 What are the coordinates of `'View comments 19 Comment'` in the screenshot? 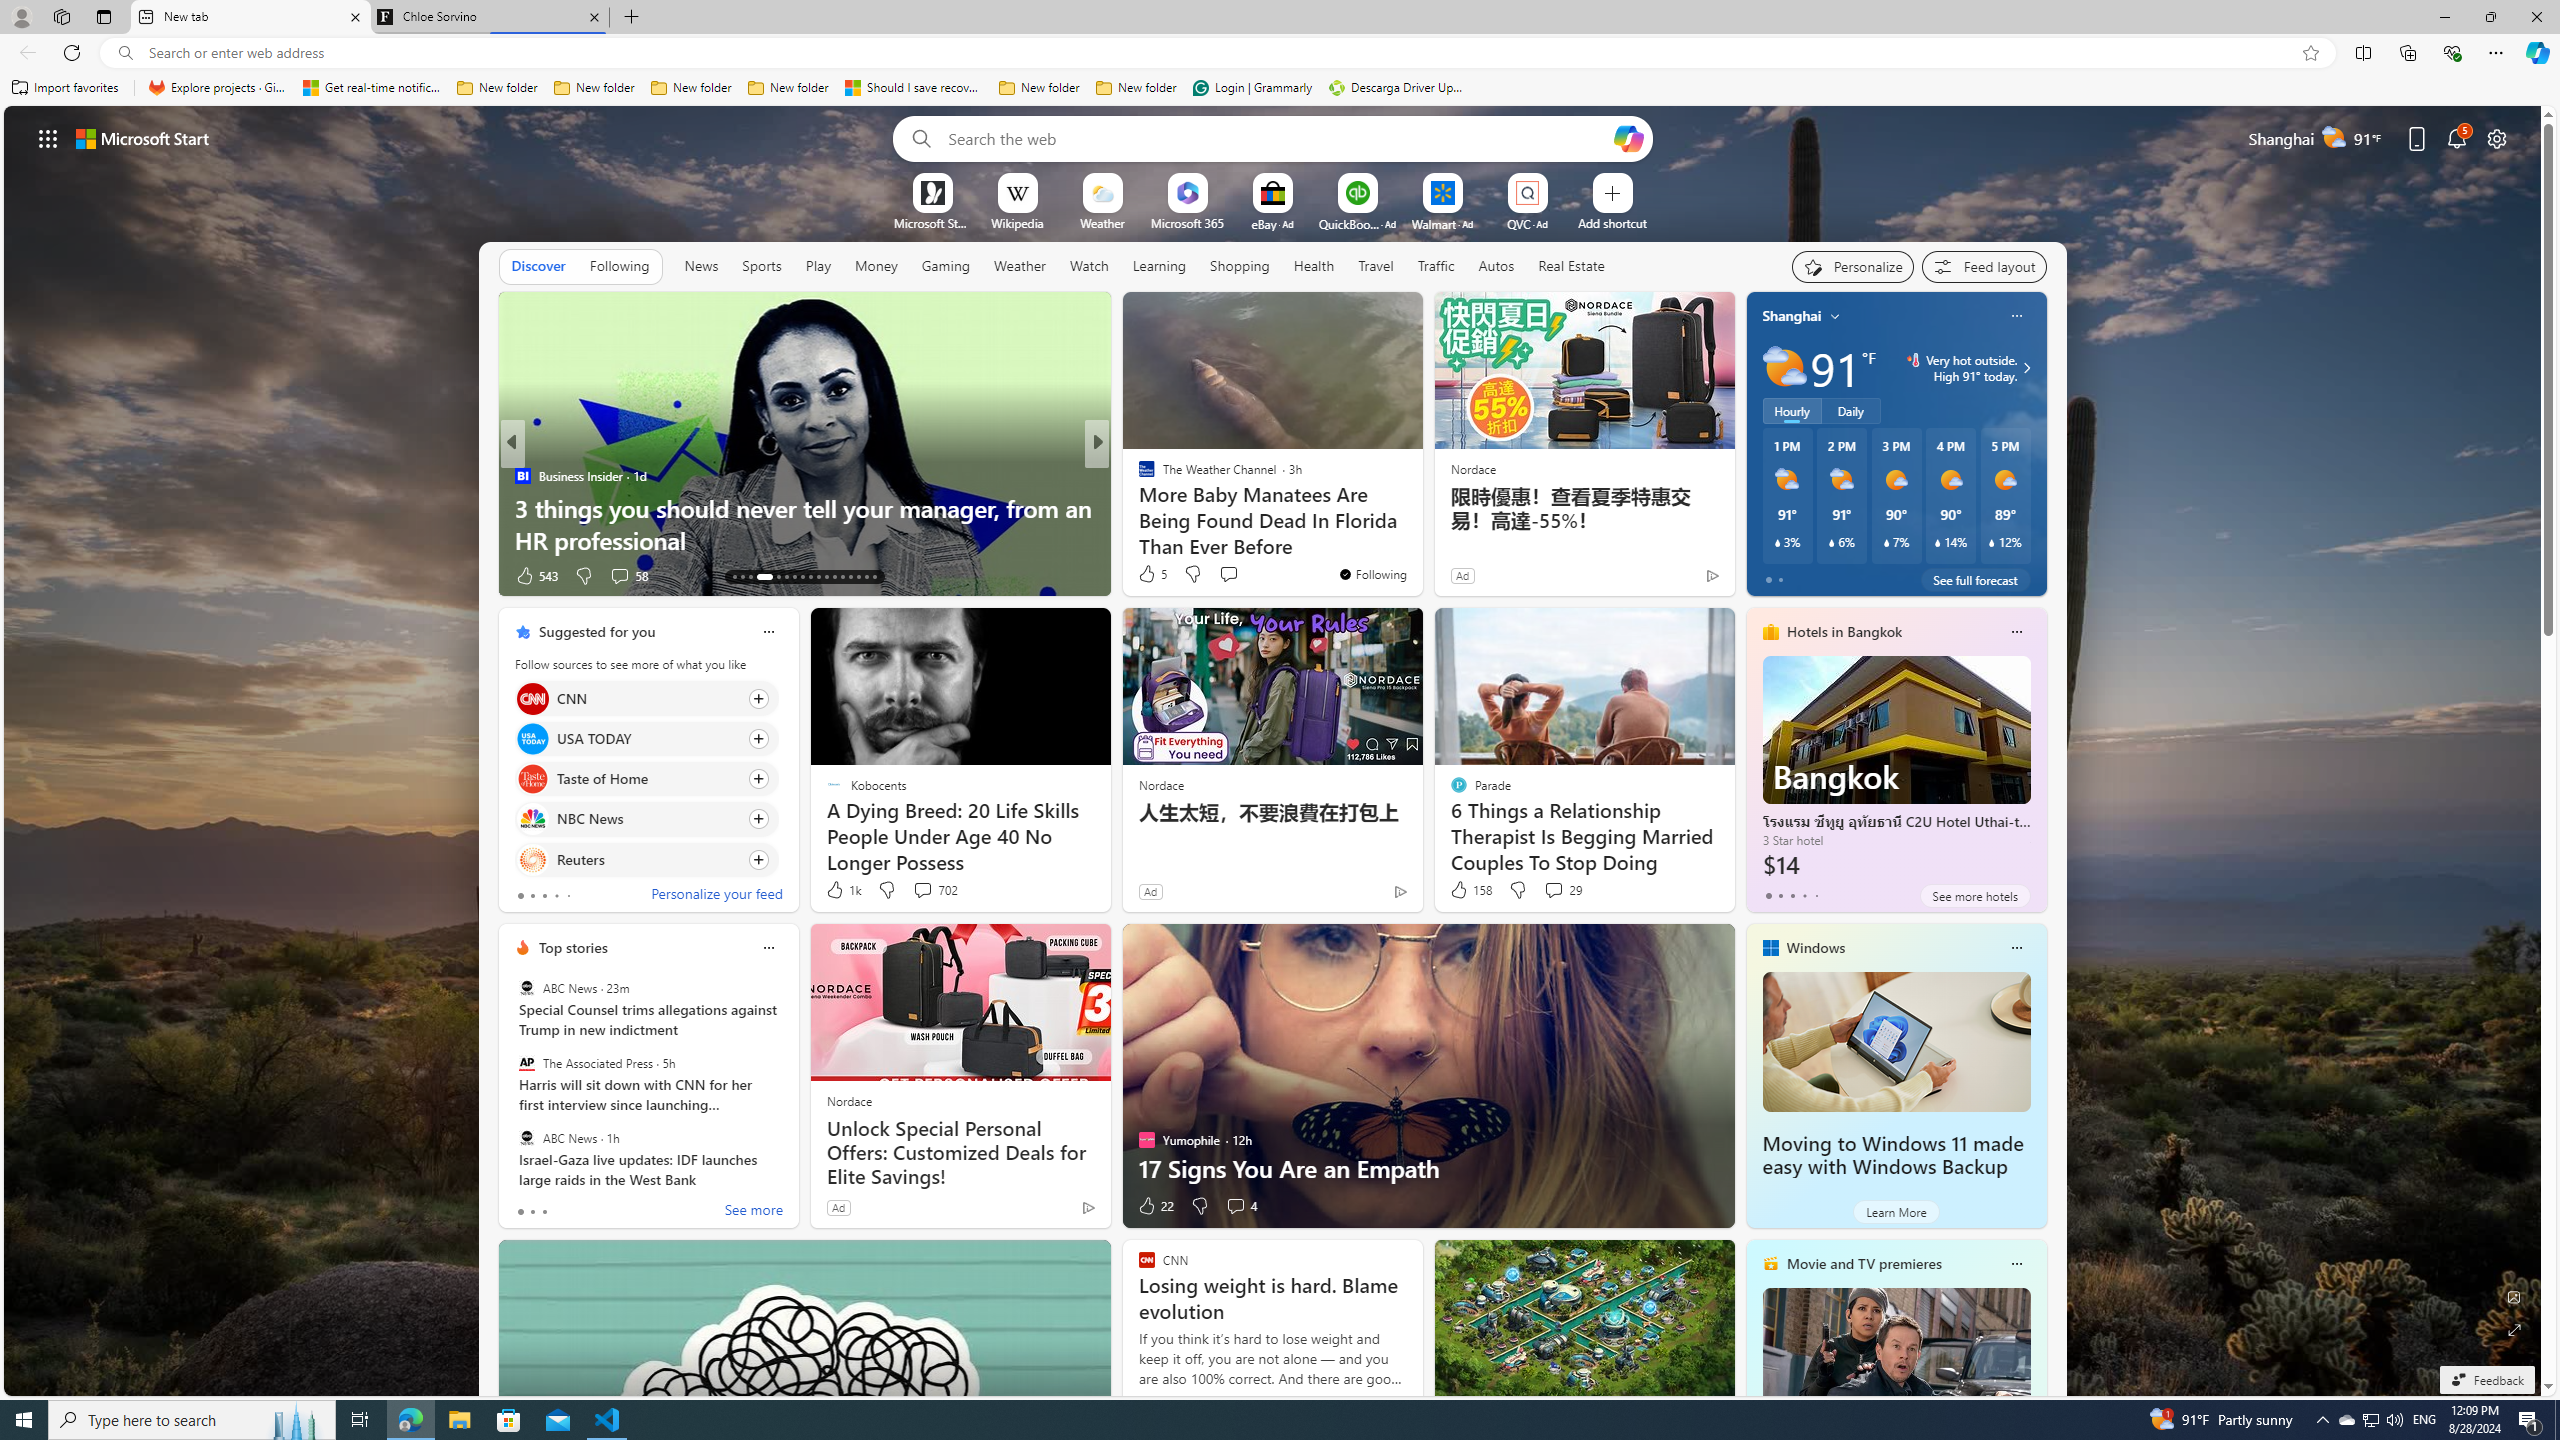 It's located at (1235, 574).